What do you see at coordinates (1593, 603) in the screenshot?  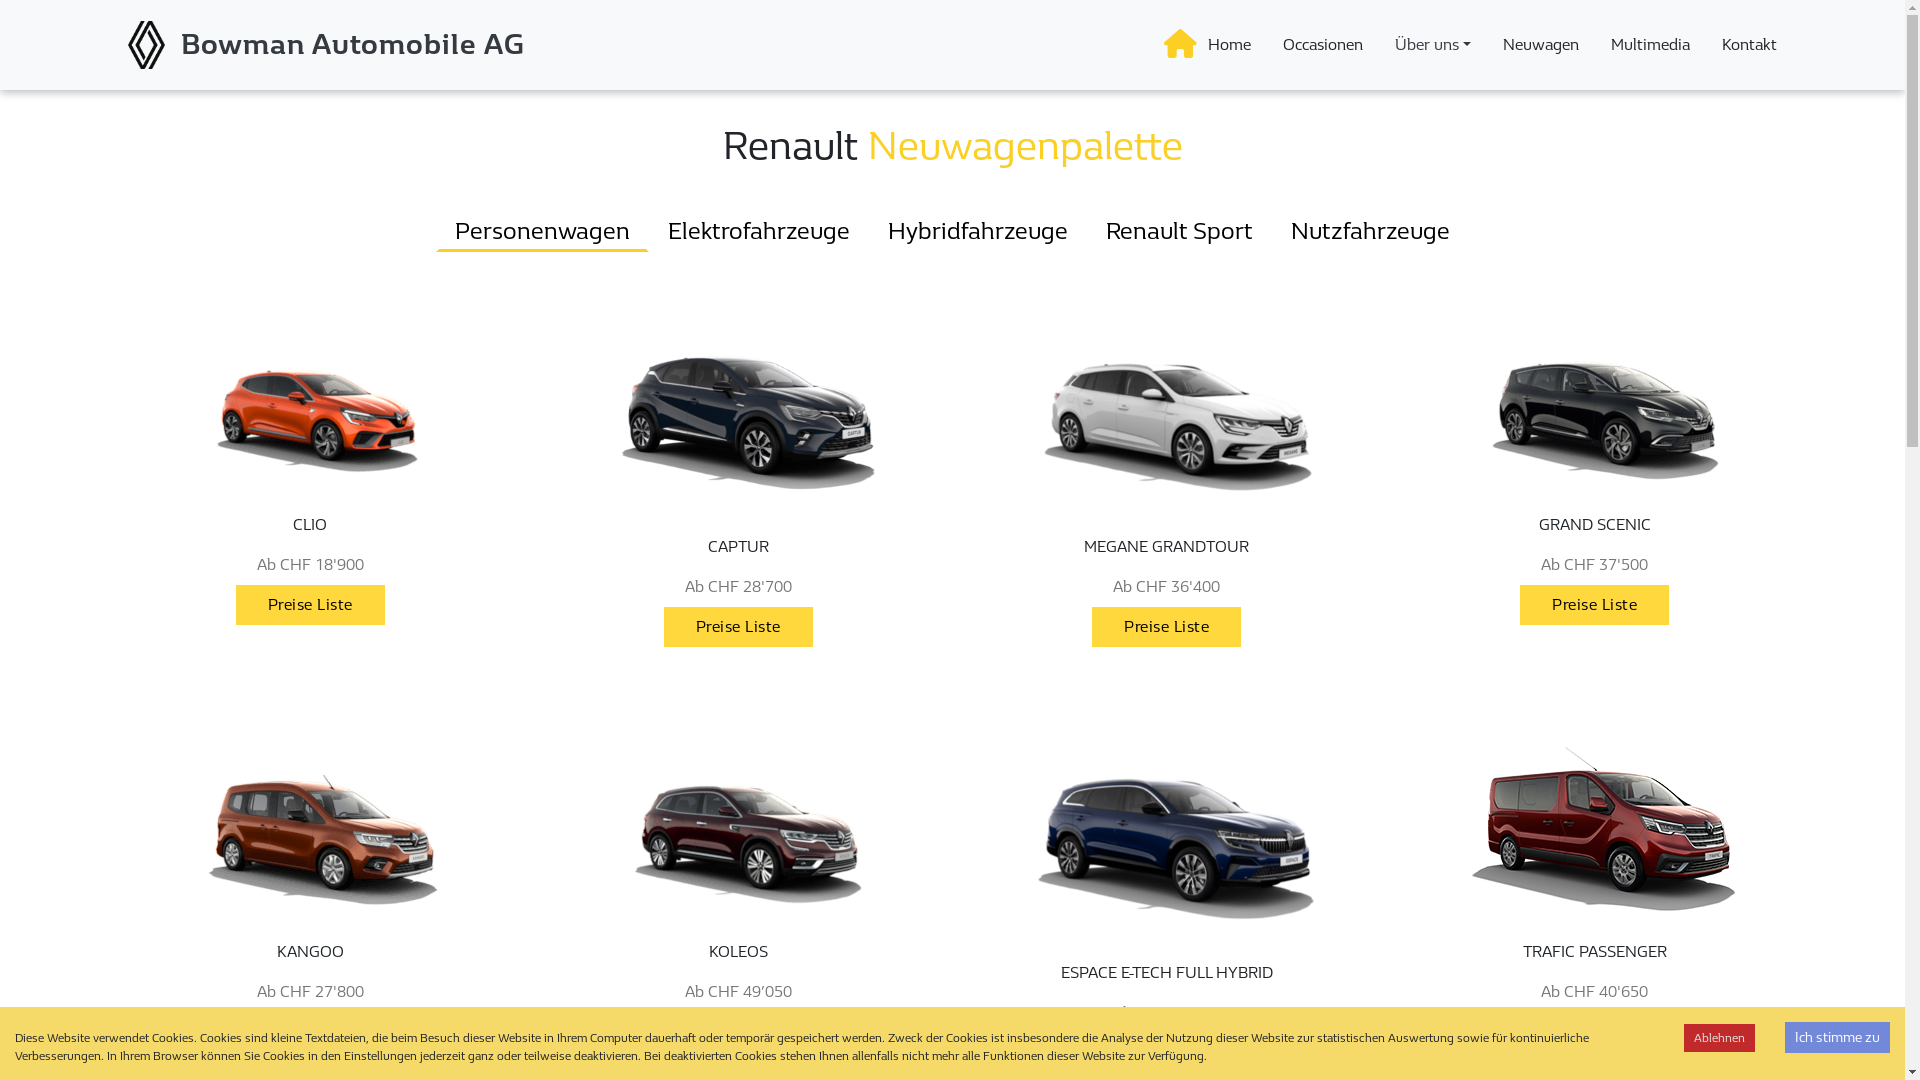 I see `'Preise Liste'` at bounding box center [1593, 603].